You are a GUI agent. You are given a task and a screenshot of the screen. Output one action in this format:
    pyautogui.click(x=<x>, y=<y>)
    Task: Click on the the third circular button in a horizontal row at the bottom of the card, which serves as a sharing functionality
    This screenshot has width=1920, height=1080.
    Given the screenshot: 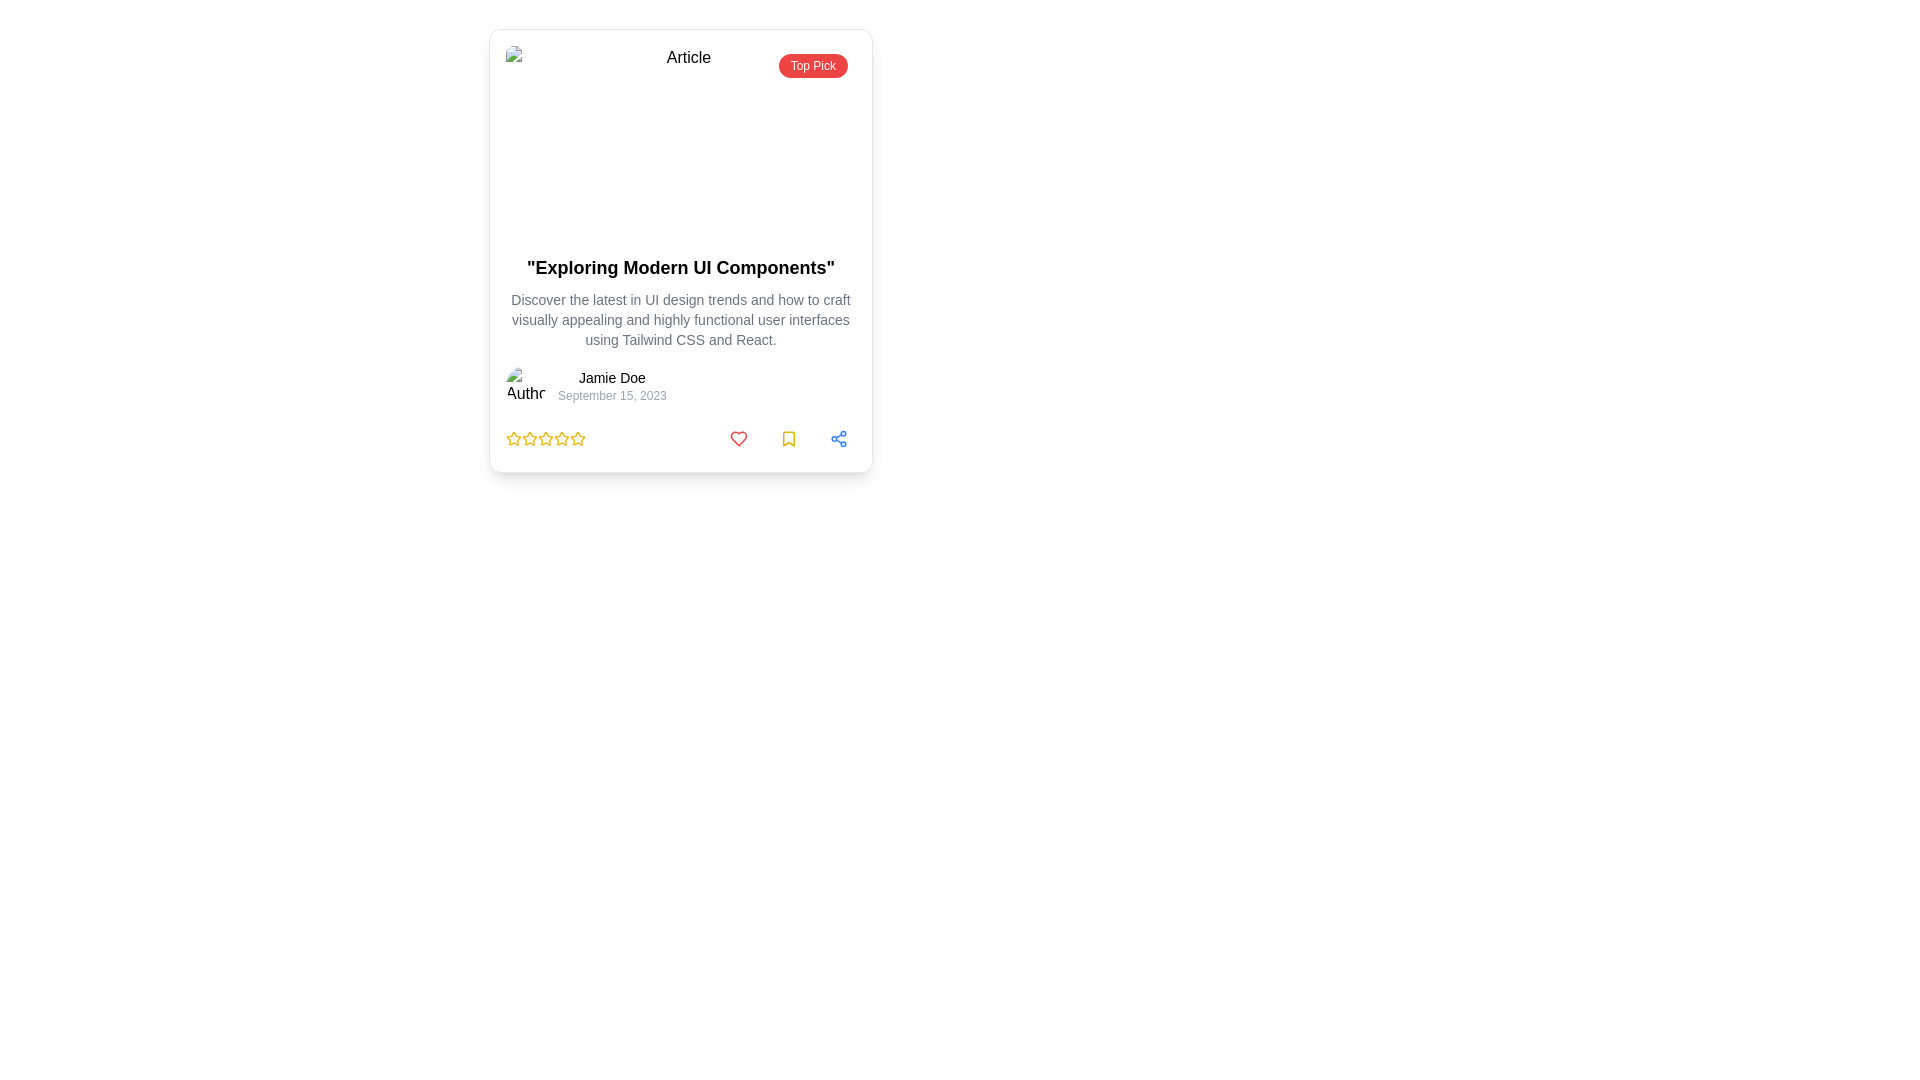 What is the action you would take?
    pyautogui.click(x=839, y=438)
    